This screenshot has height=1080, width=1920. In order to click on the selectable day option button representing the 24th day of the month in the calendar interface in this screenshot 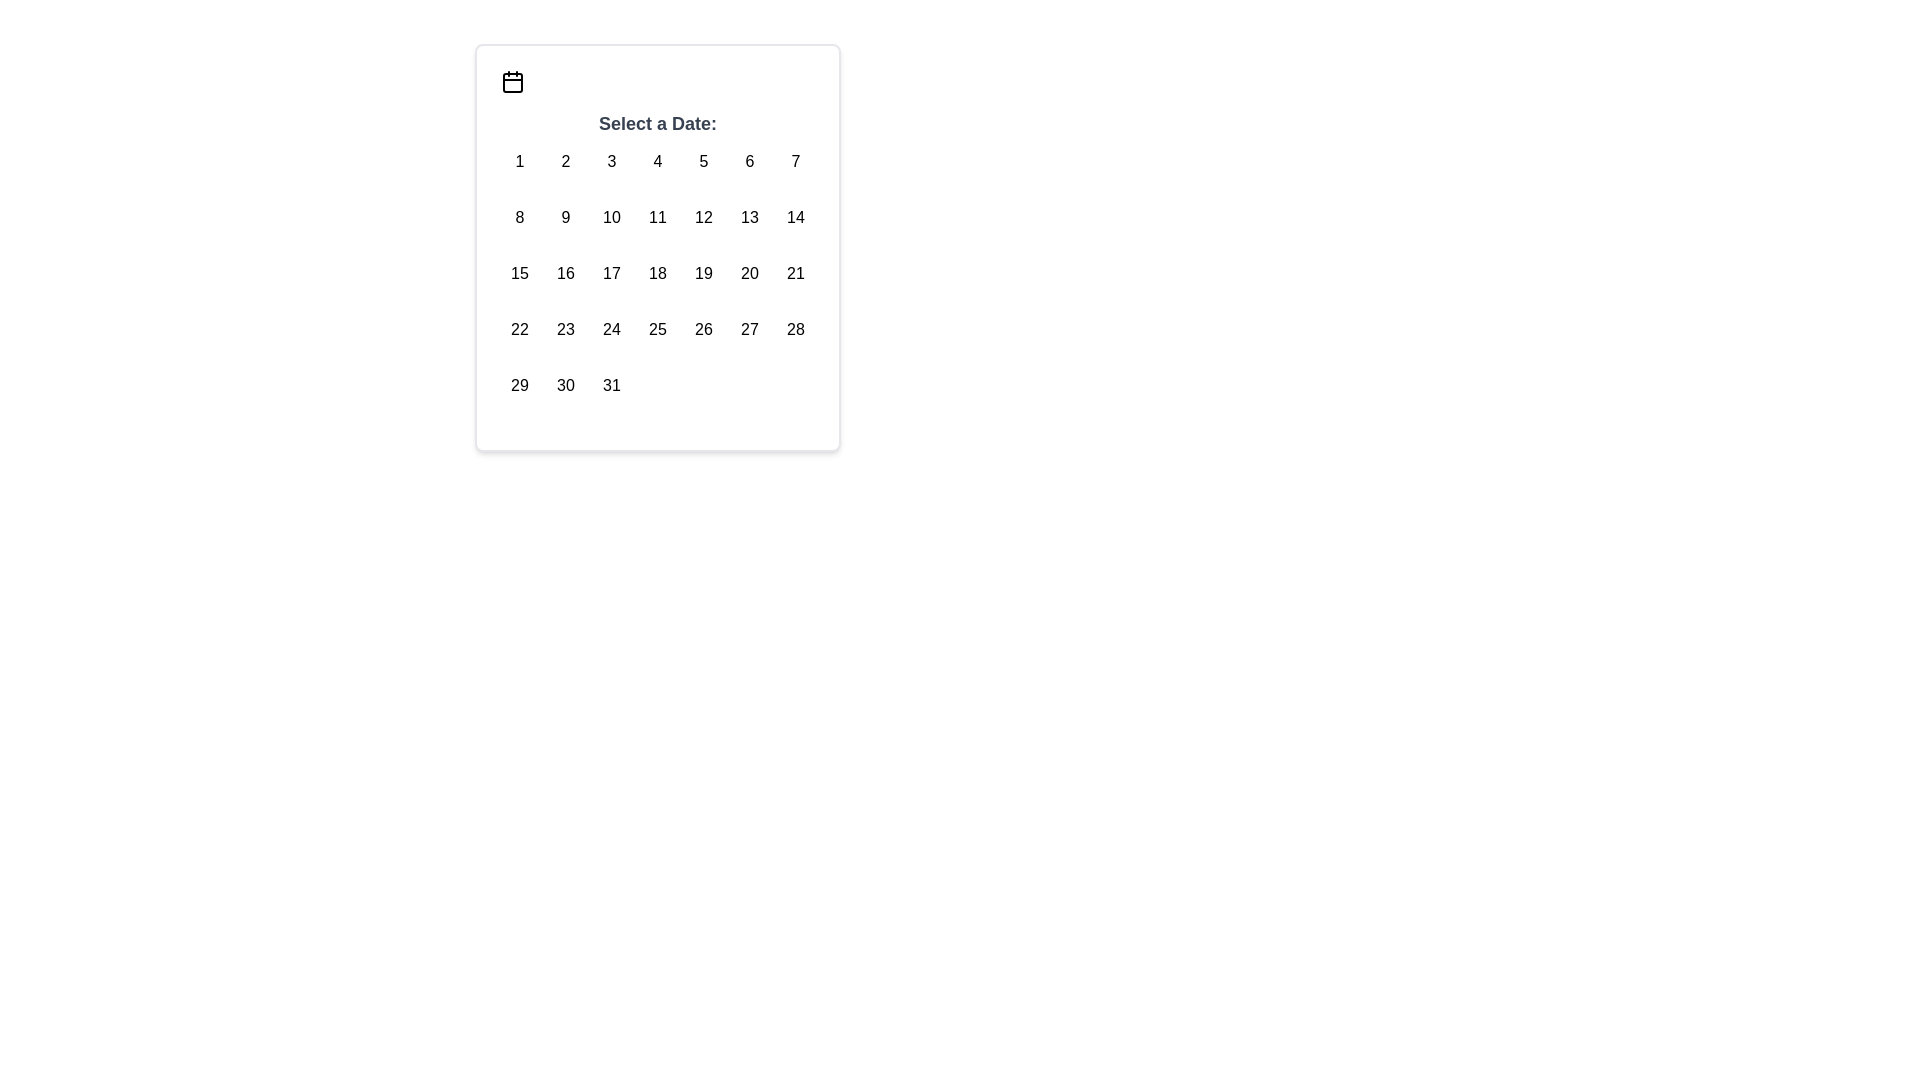, I will do `click(610, 329)`.